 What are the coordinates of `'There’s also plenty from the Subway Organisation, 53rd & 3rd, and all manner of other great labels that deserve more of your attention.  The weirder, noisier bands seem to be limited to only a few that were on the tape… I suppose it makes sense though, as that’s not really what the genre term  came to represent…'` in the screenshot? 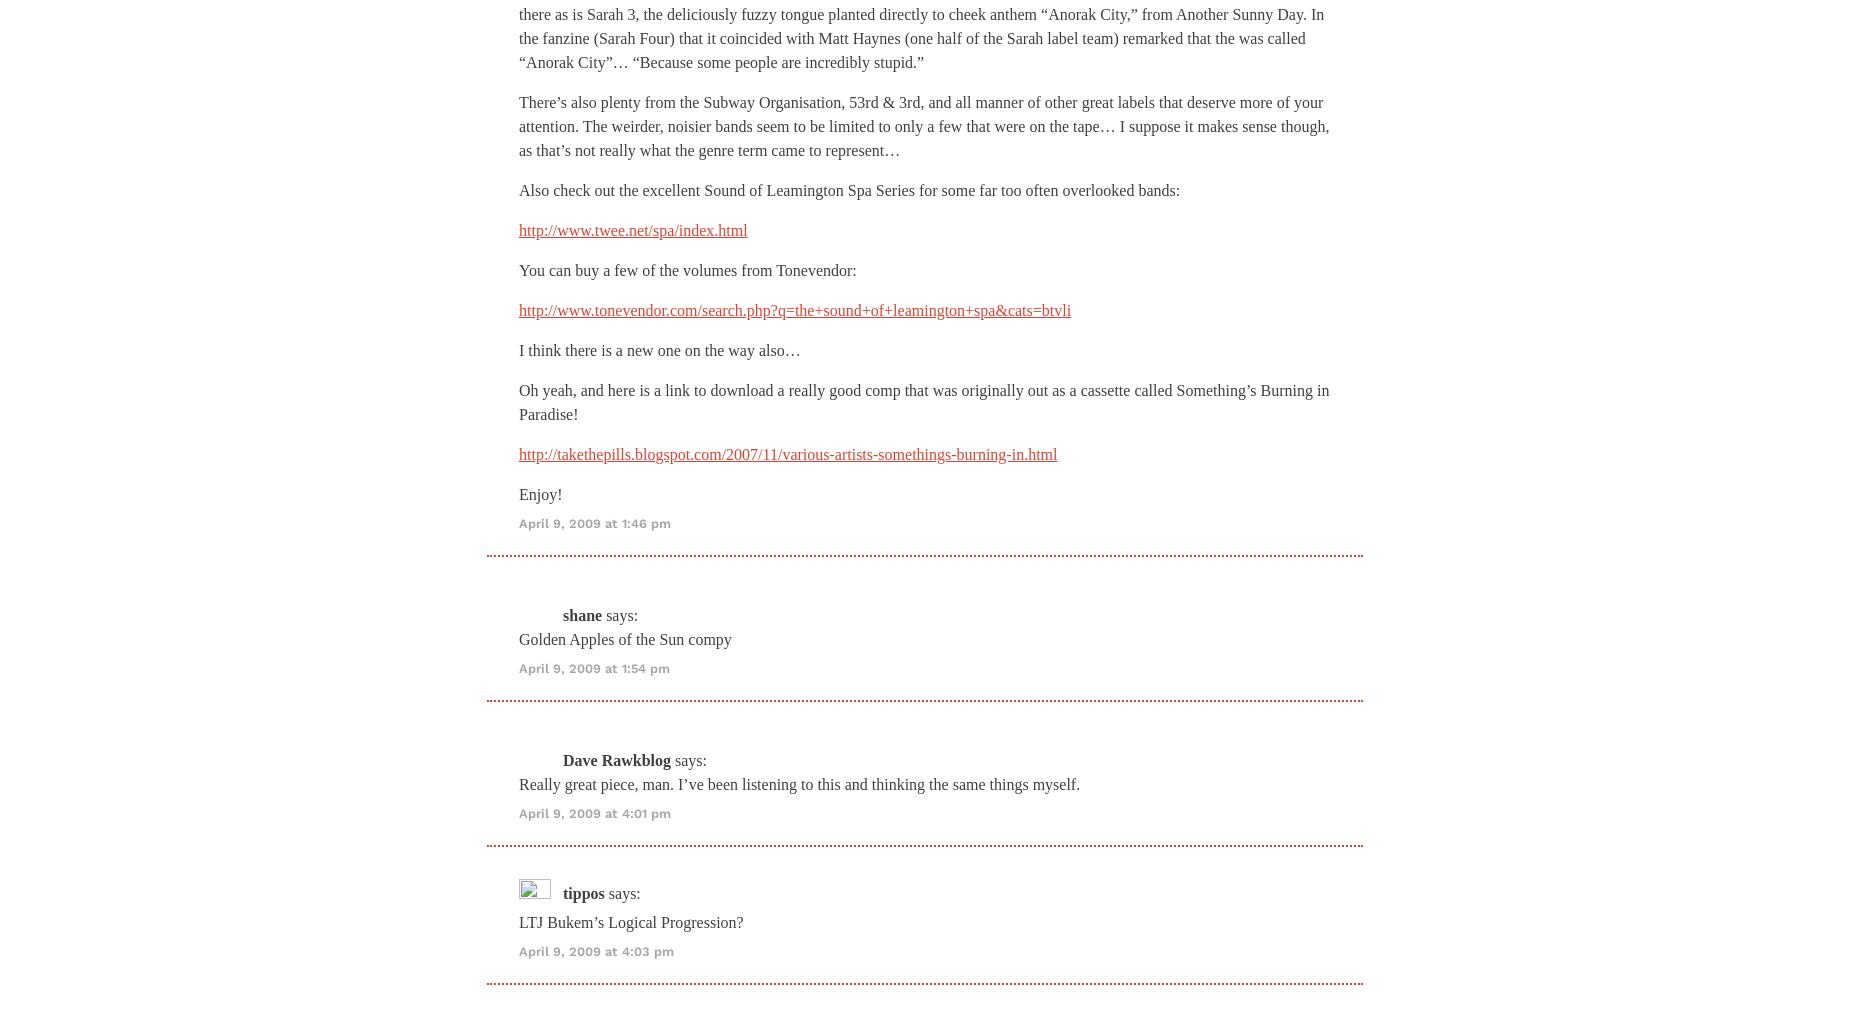 It's located at (924, 125).